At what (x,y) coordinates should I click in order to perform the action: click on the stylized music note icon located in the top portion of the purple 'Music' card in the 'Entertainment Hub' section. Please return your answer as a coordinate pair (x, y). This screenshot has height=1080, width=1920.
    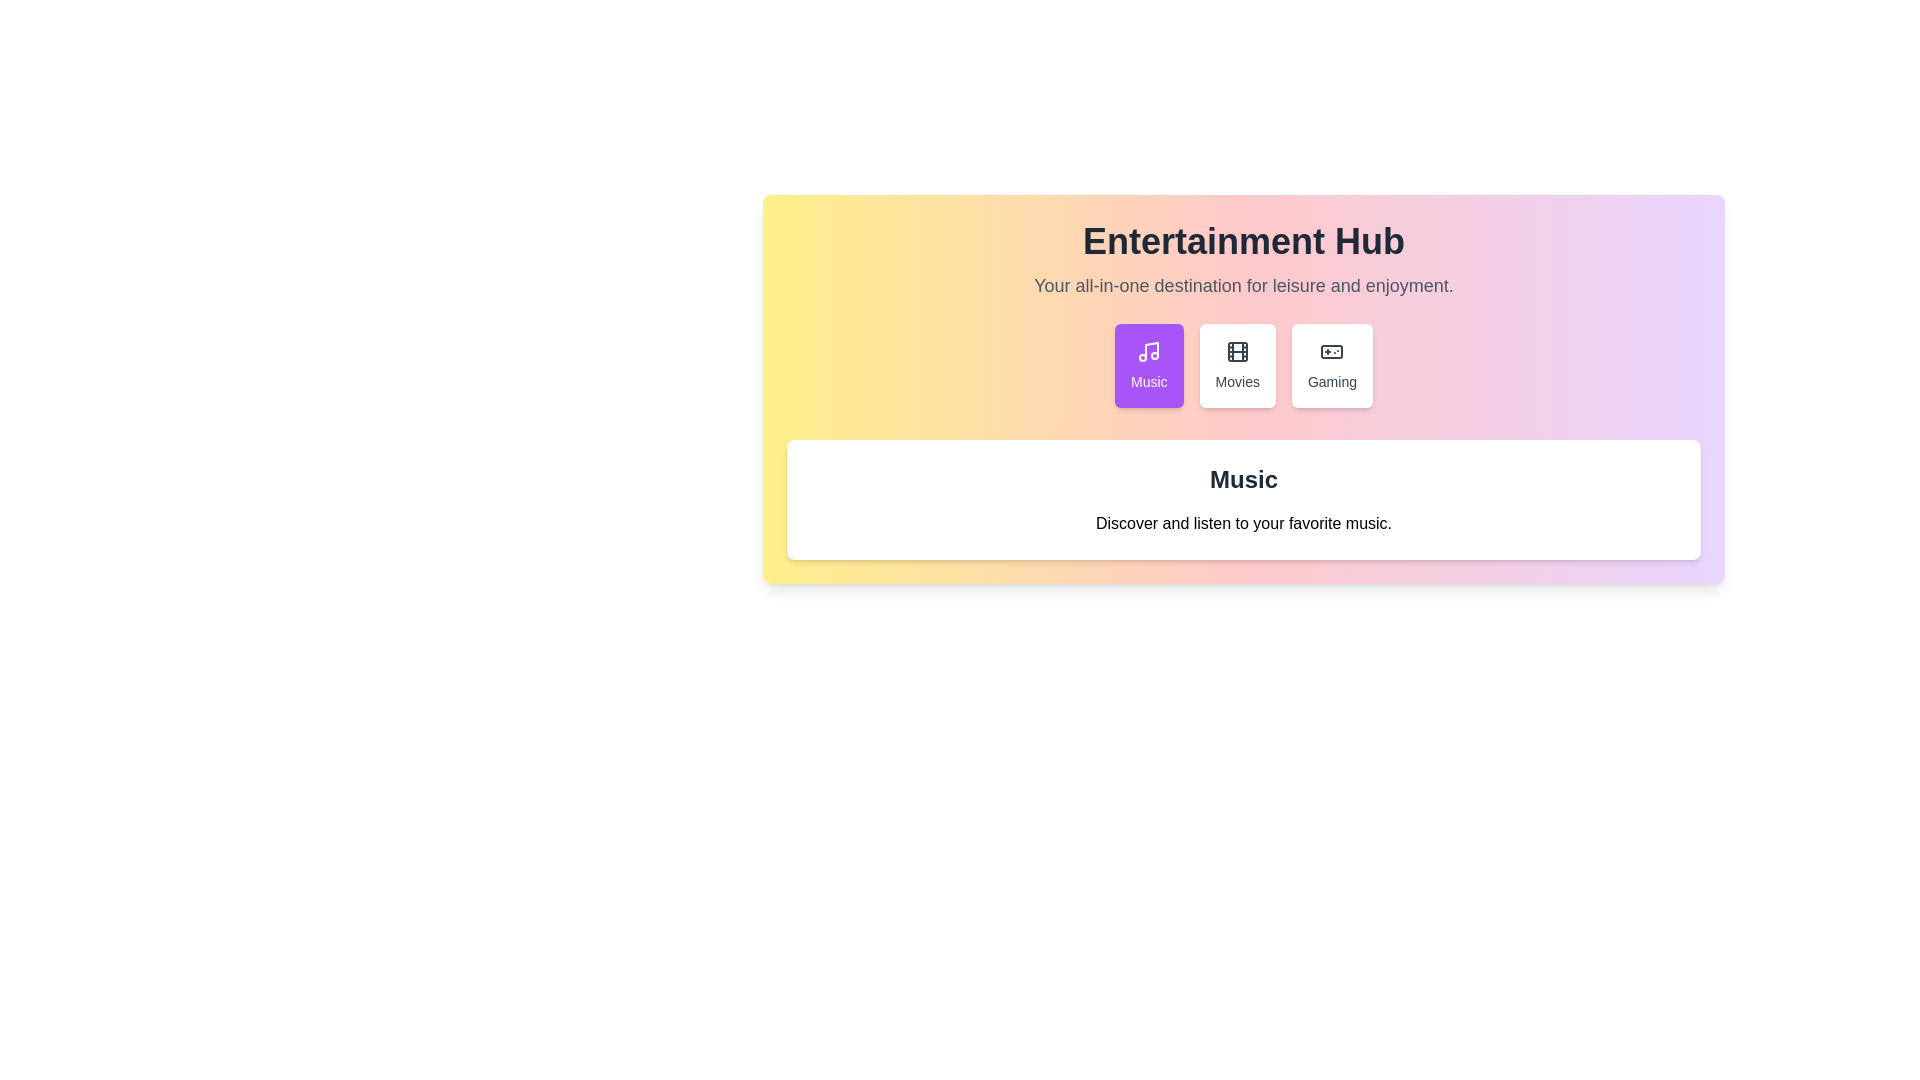
    Looking at the image, I should click on (1149, 350).